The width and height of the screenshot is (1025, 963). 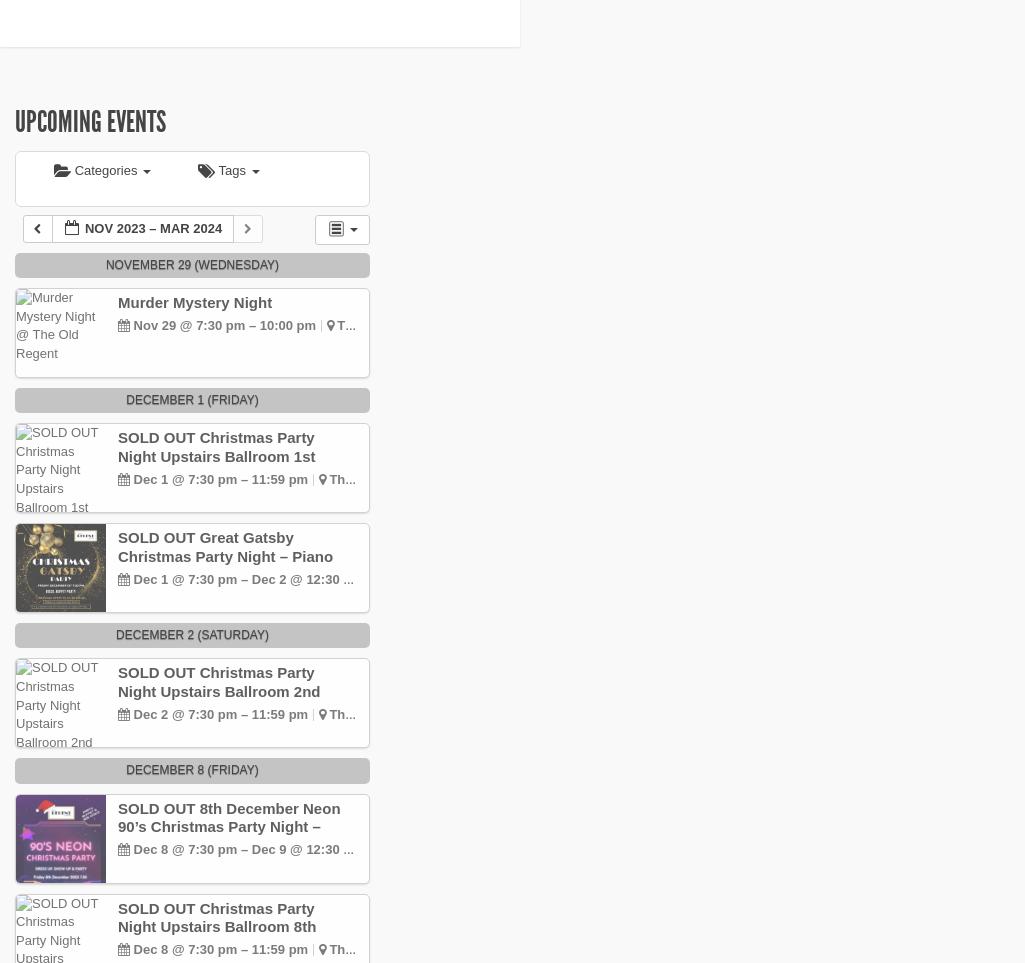 I want to click on 'Nov 2023 – Mar 2024', so click(x=152, y=227).